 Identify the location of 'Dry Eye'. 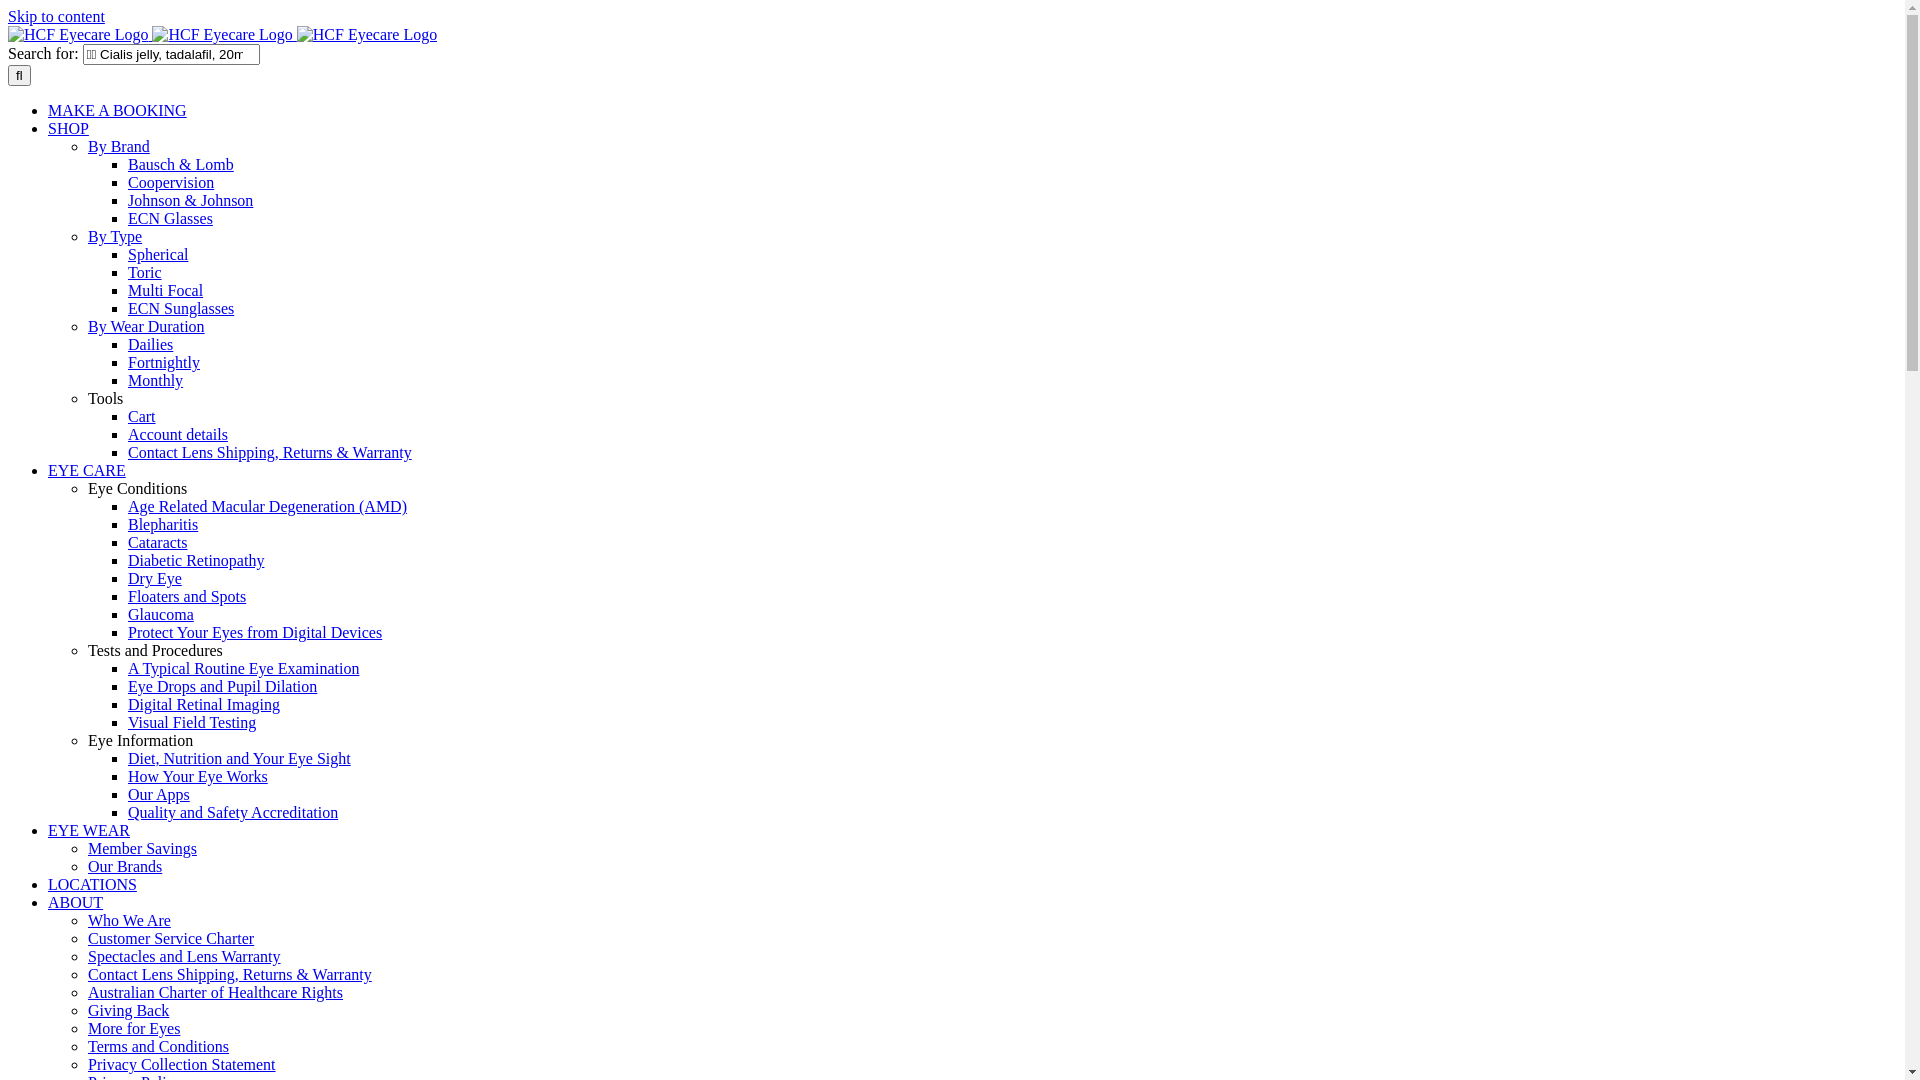
(153, 578).